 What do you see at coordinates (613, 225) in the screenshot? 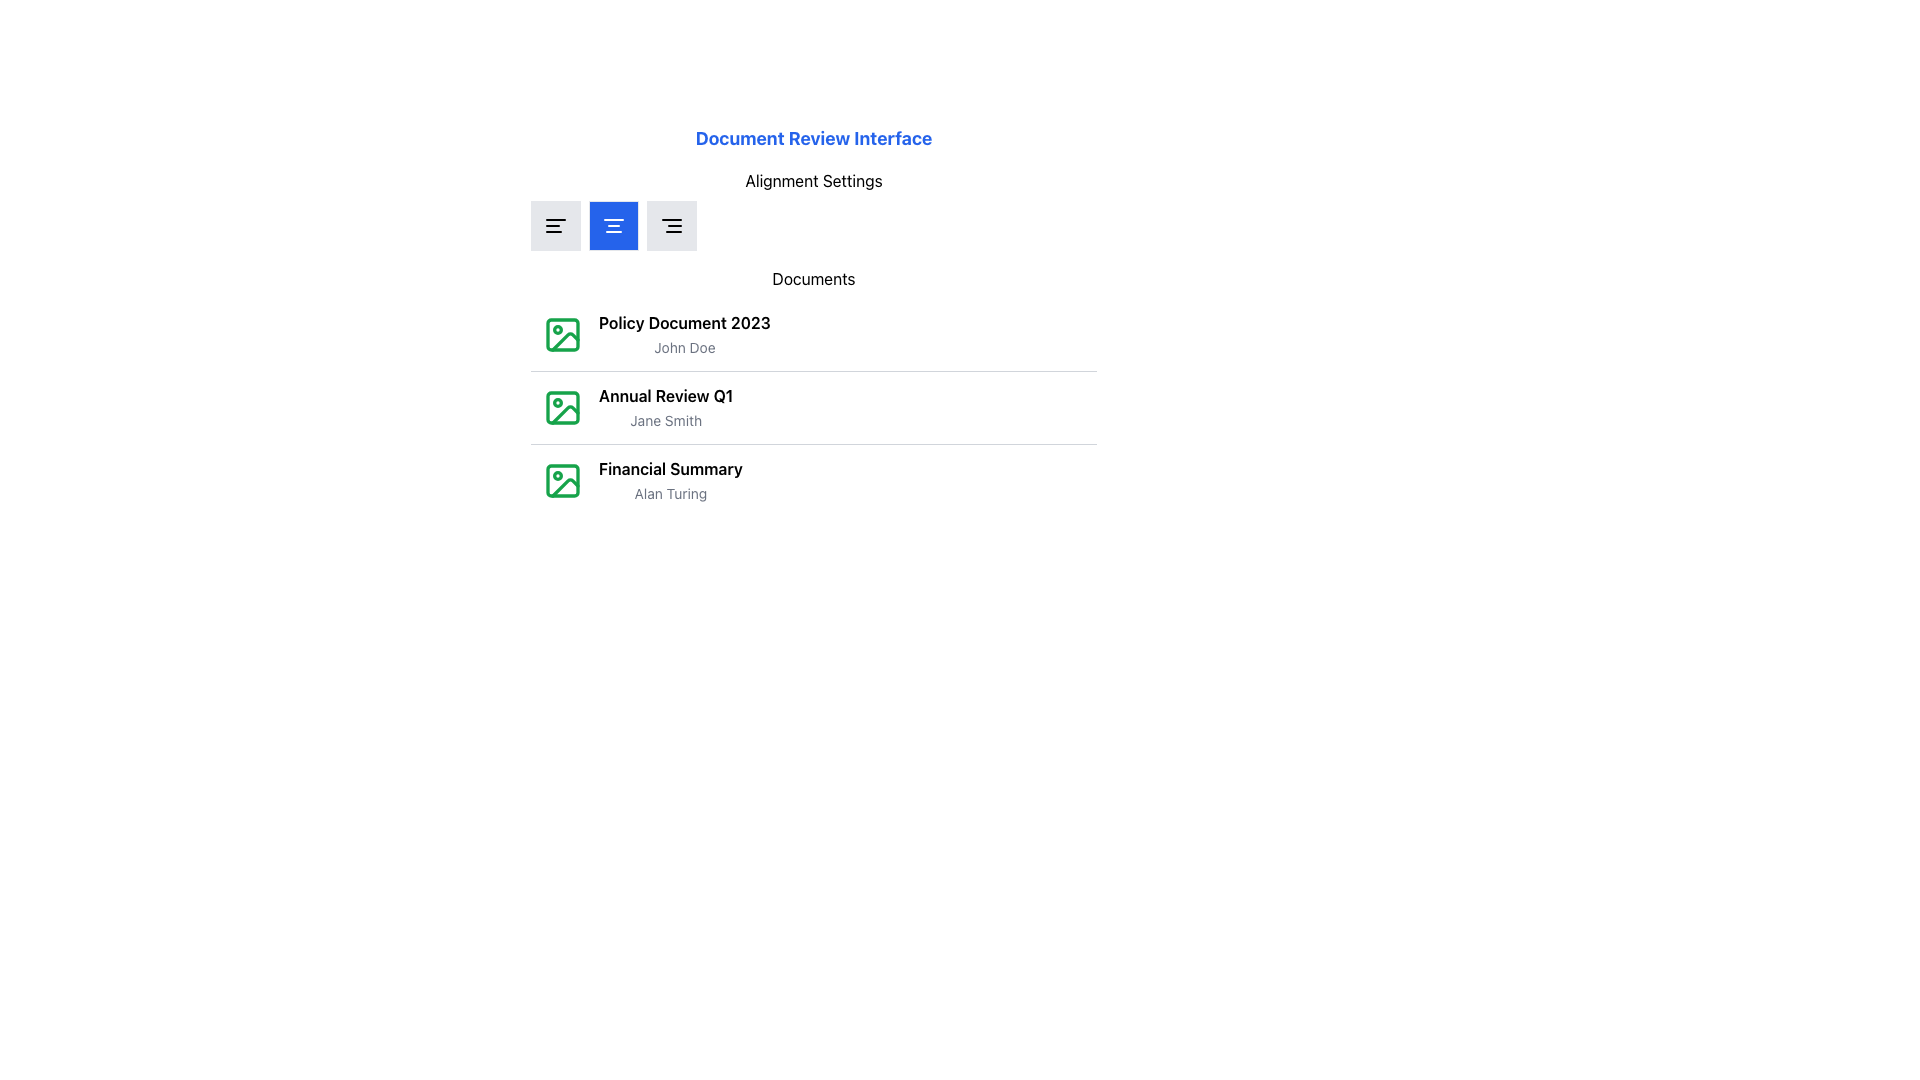
I see `the middle blue button with white borders, featuring an icon of three horizontal lines` at bounding box center [613, 225].